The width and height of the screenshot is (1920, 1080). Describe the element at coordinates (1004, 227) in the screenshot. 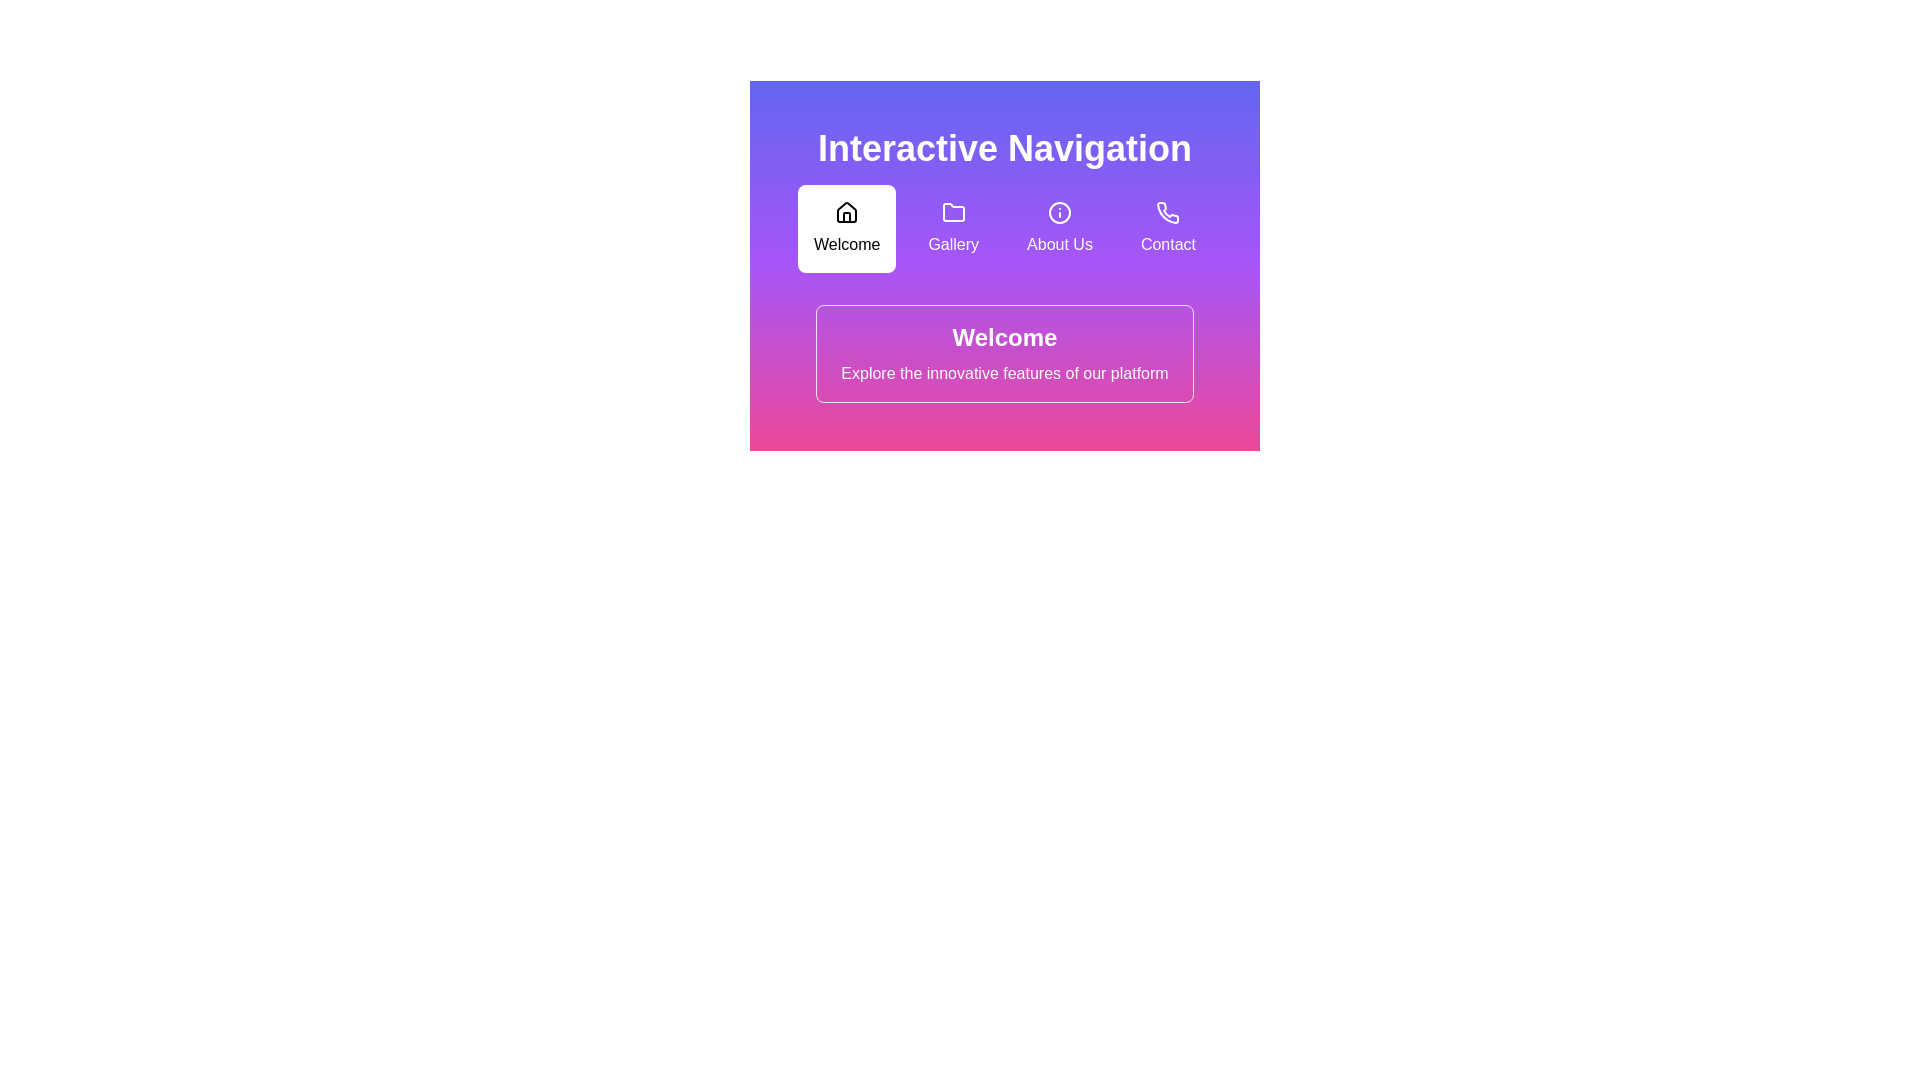

I see `the navigation bar for keyboard navigation` at that location.